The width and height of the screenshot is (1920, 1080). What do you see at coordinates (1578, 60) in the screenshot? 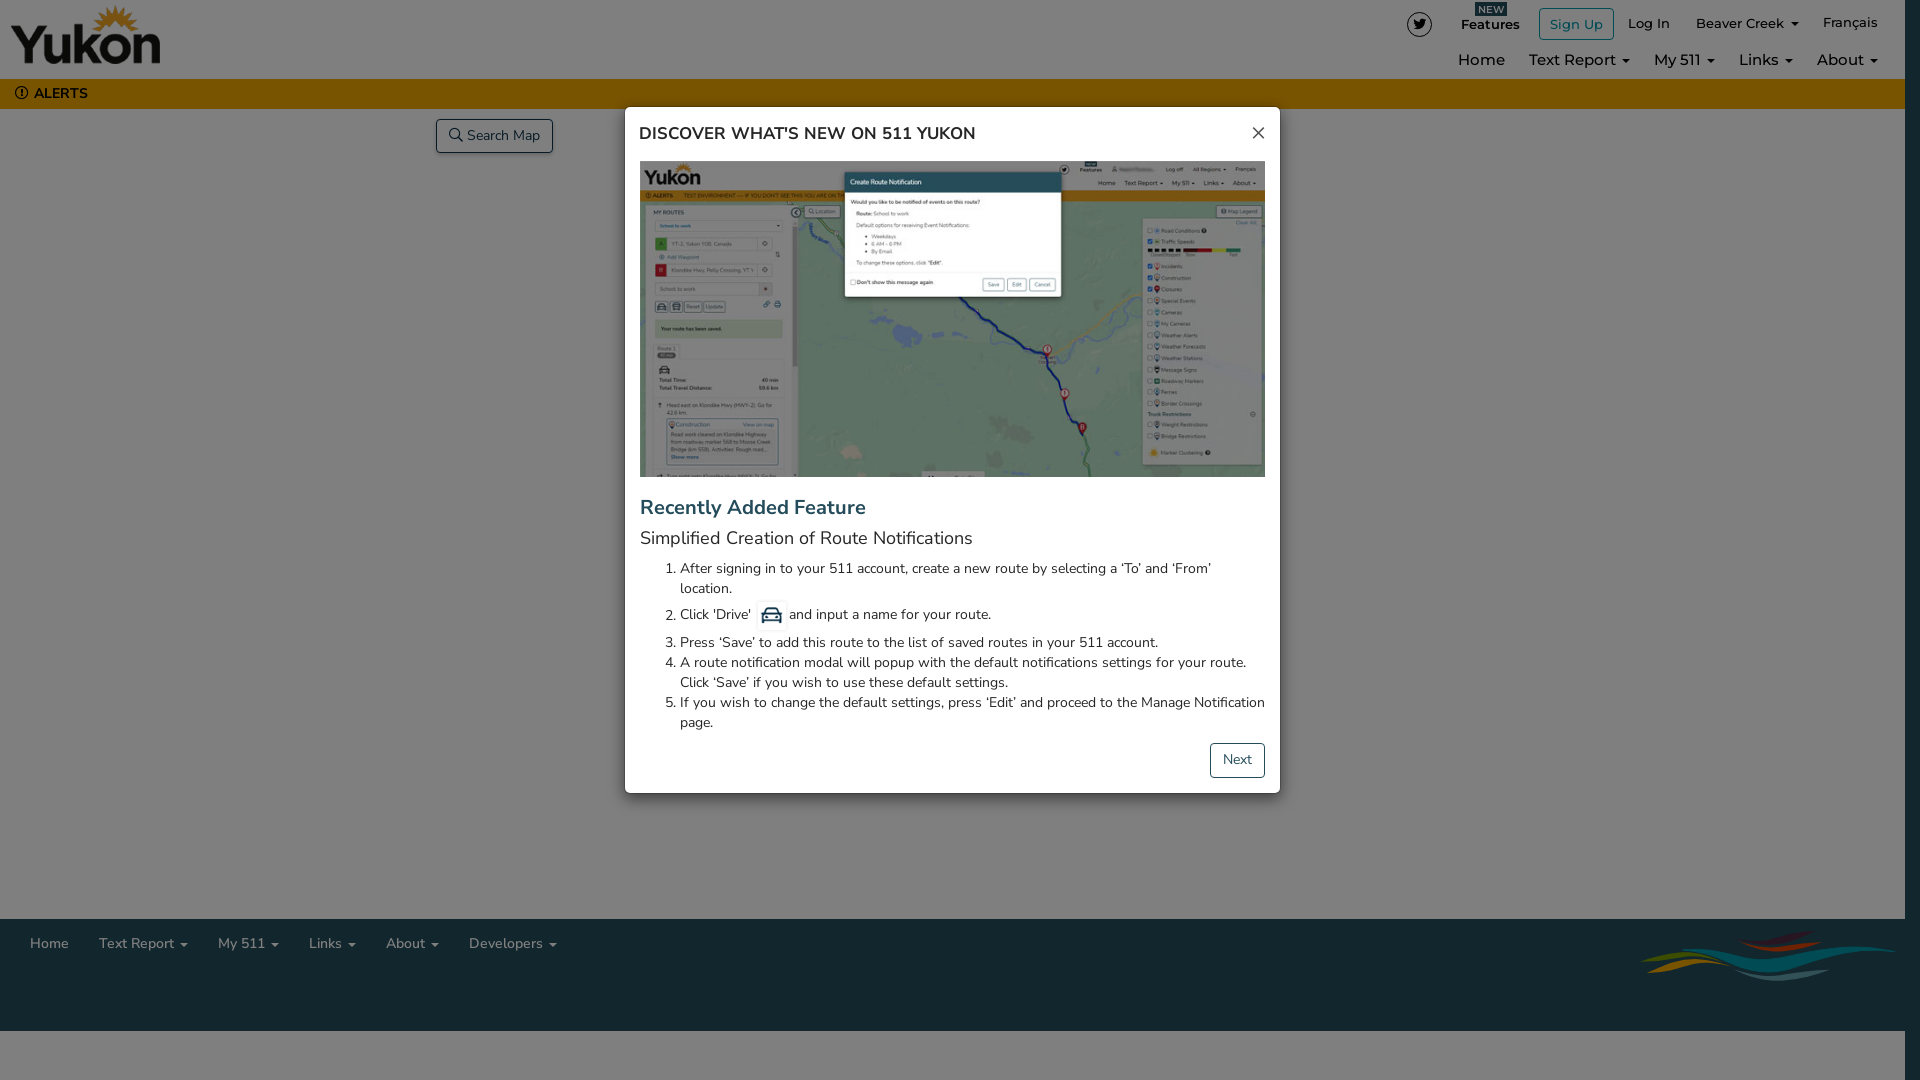
I see `'Text Report'` at bounding box center [1578, 60].